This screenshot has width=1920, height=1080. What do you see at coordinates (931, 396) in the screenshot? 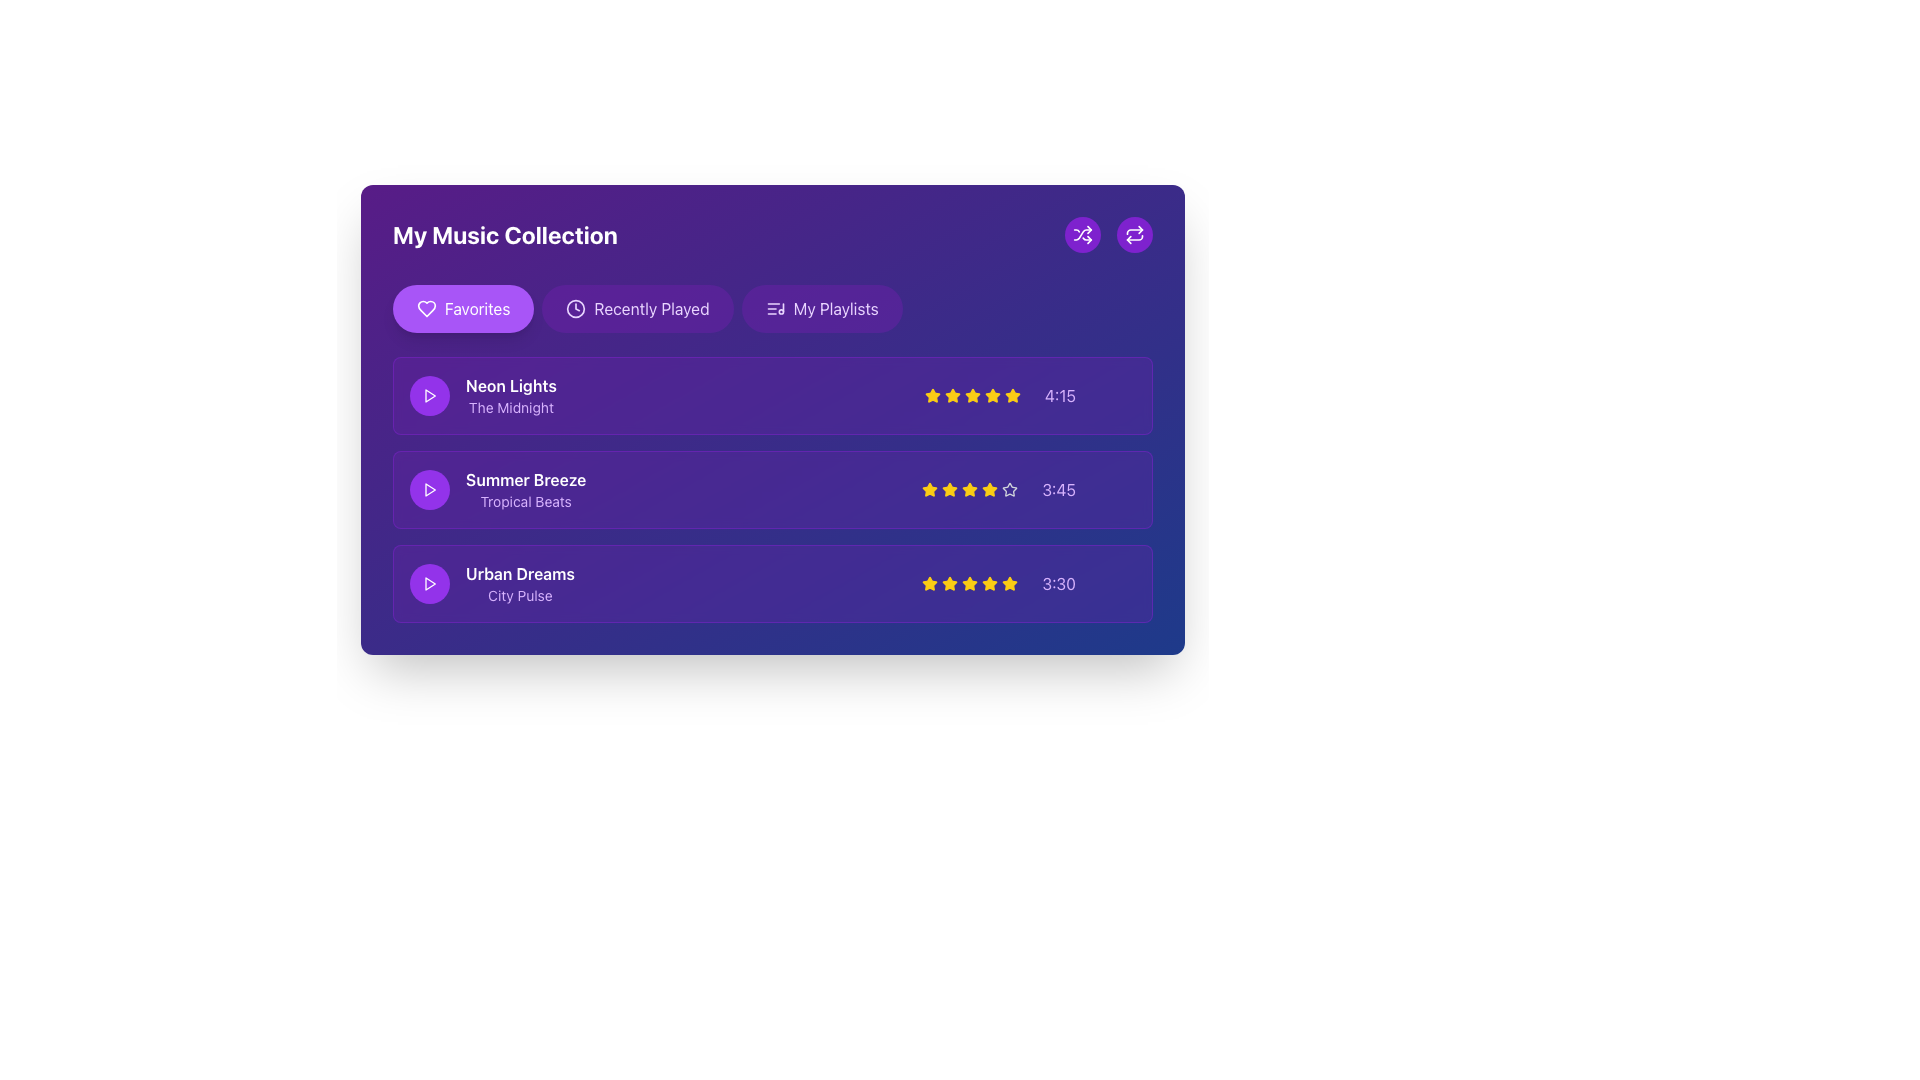
I see `the first star icon in the rating component of the 'Neon Lights' playlist entry` at bounding box center [931, 396].